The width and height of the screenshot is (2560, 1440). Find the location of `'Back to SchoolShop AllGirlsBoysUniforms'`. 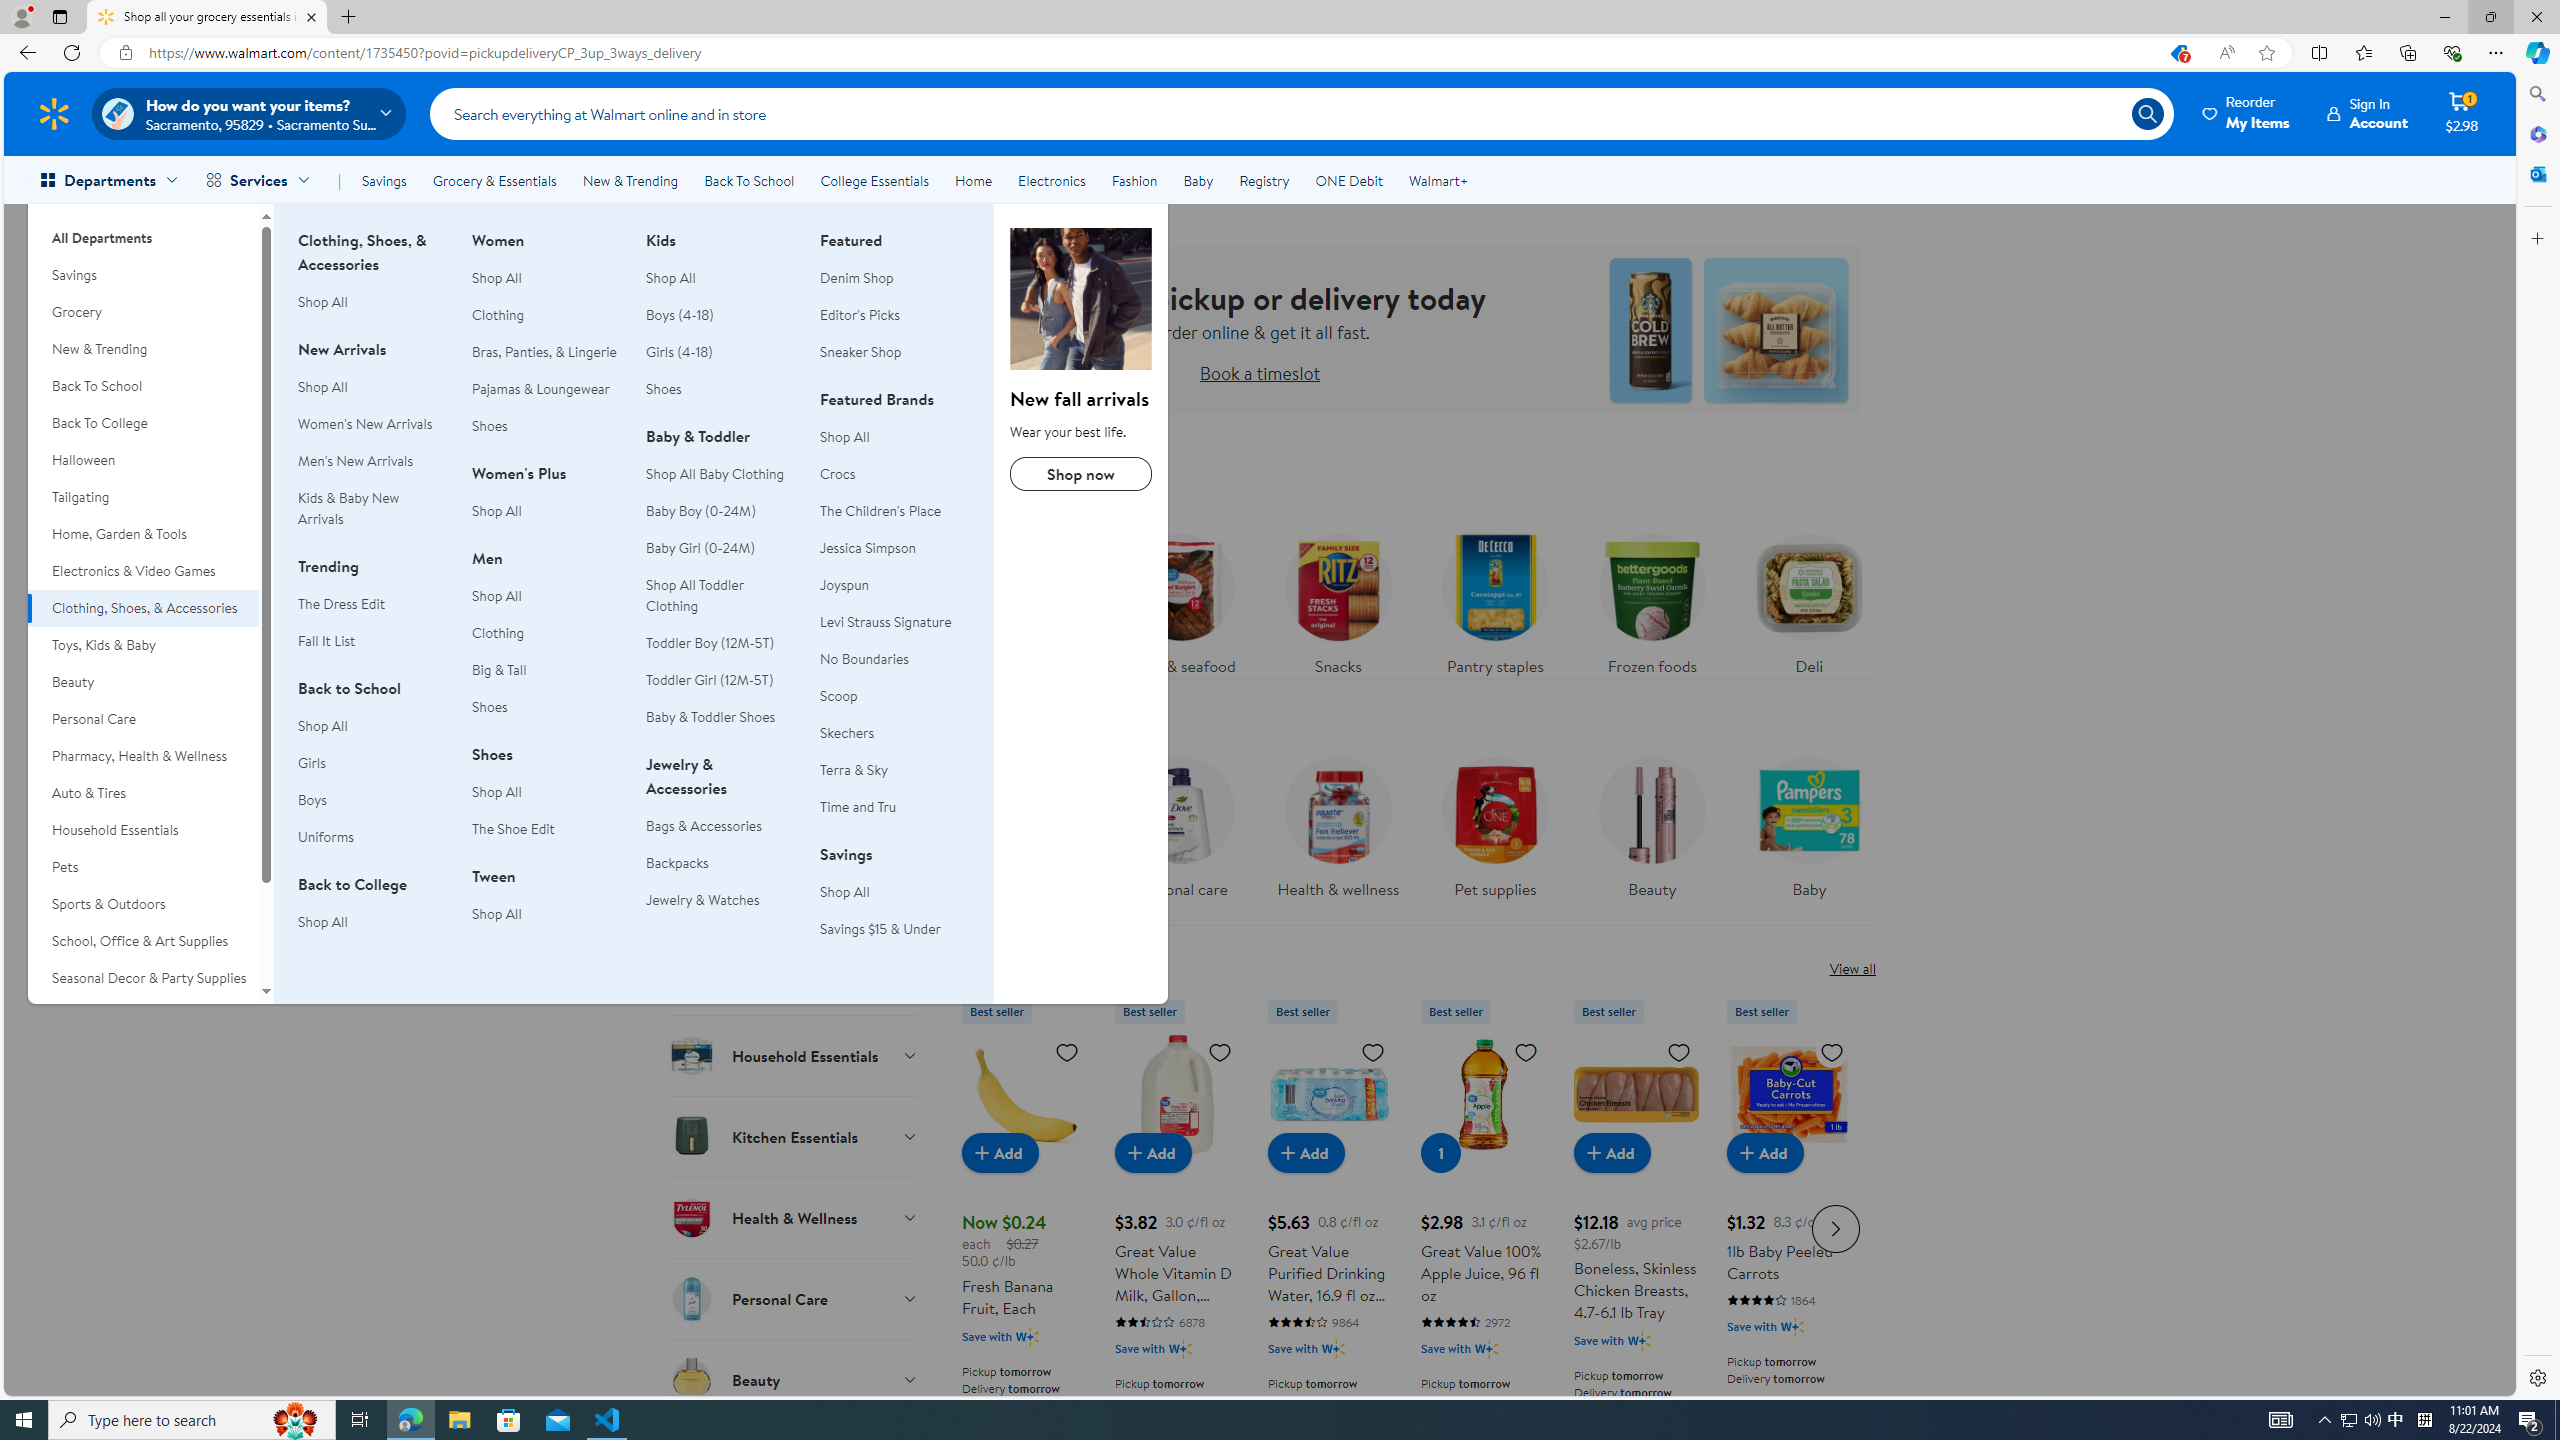

'Back to SchoolShop AllGirlsBoysUniforms' is located at coordinates (371, 773).